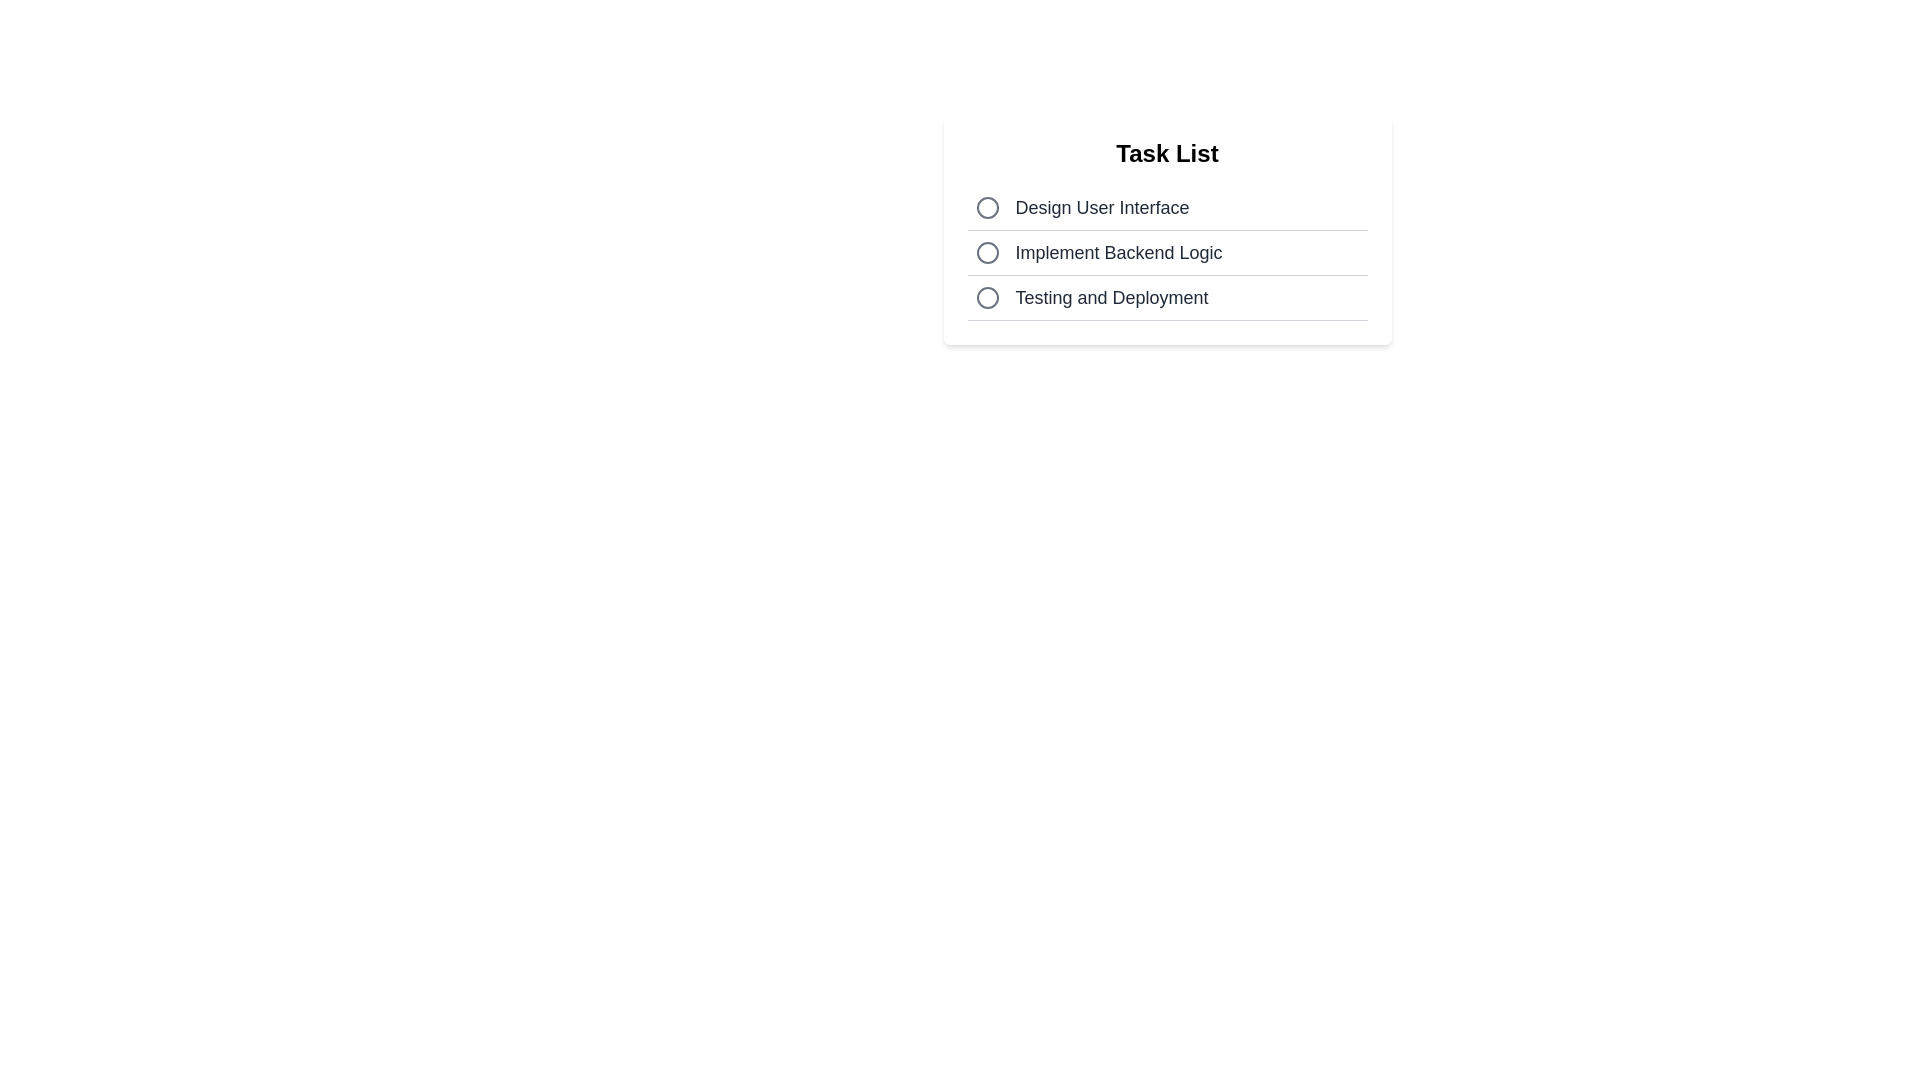  Describe the element at coordinates (987, 208) in the screenshot. I see `the first Selection Indicator (Circle)` at that location.